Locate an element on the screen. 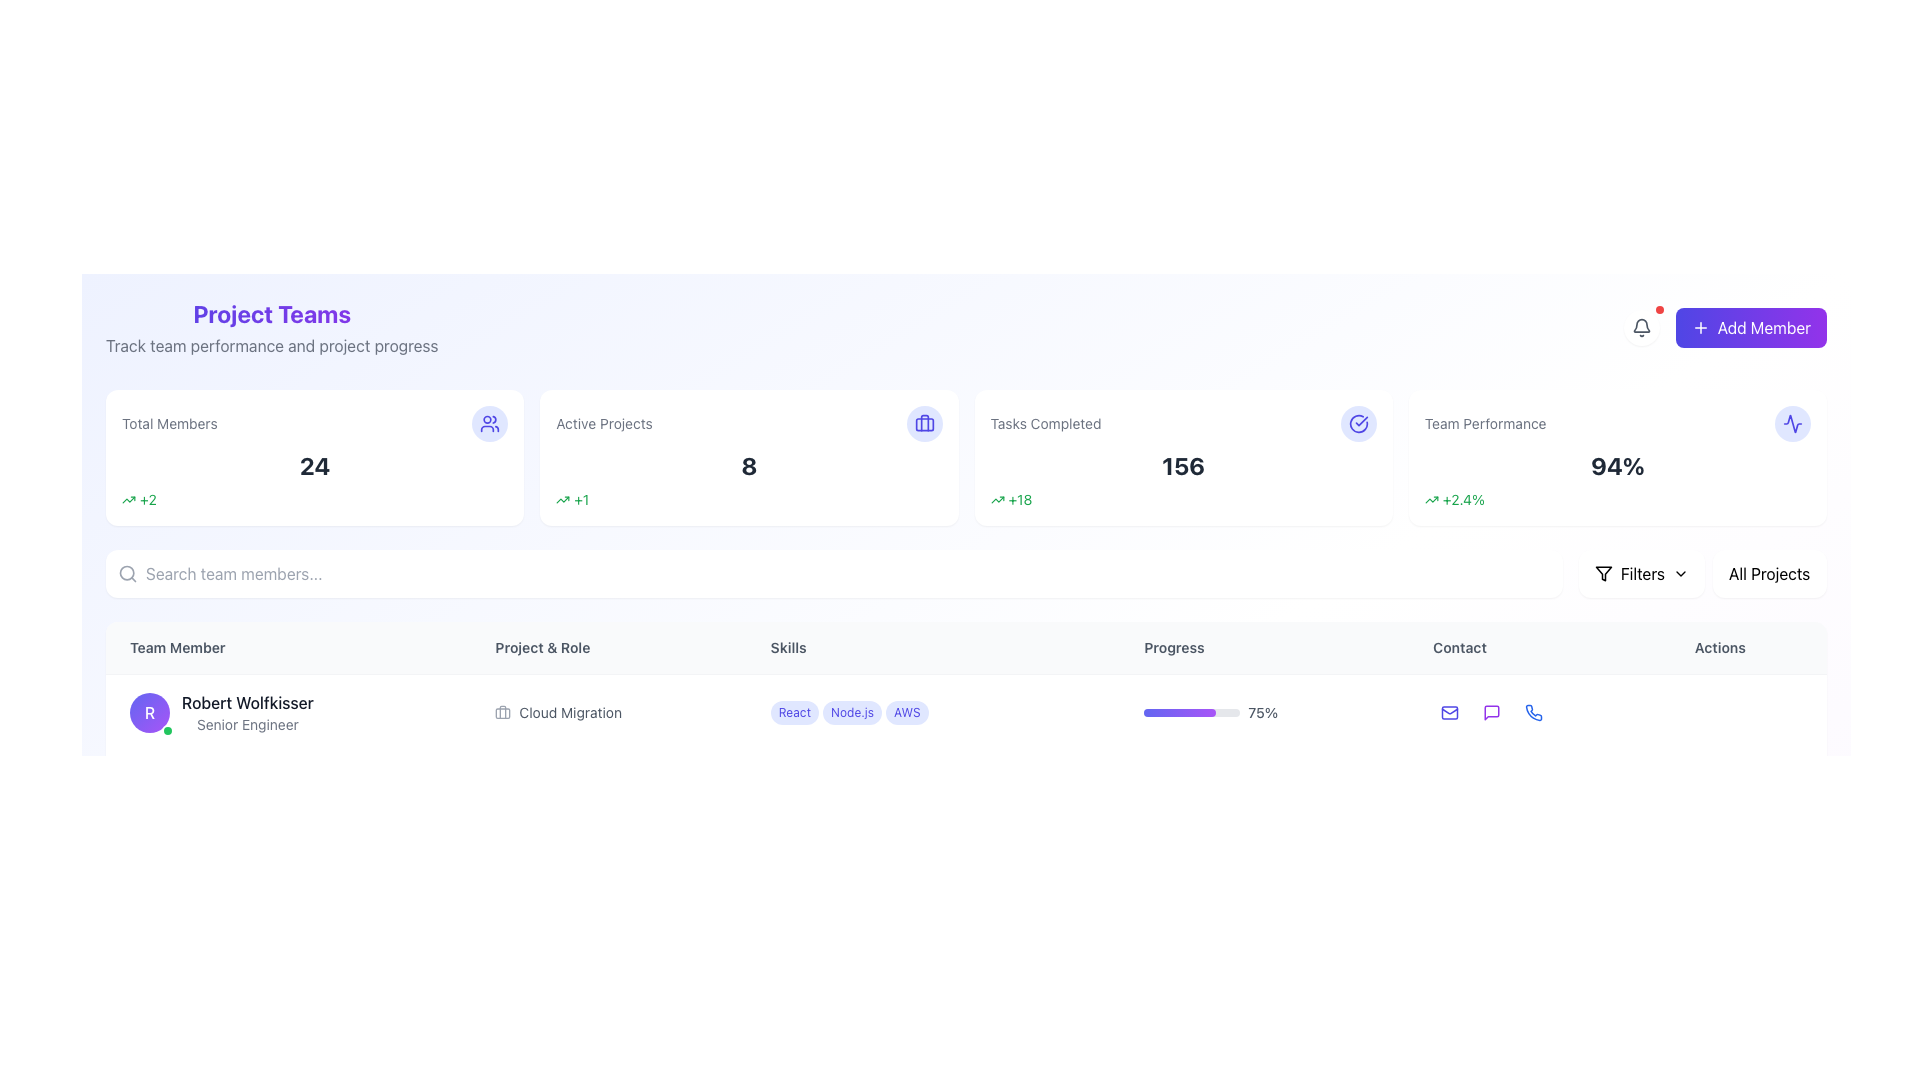  the briefcase icon, which is a minimalist gray design located to the left of the text 'Cloud Migration' in the 'Project & Role' column, associated with 'Robert Wolfkisser.' is located at coordinates (503, 712).